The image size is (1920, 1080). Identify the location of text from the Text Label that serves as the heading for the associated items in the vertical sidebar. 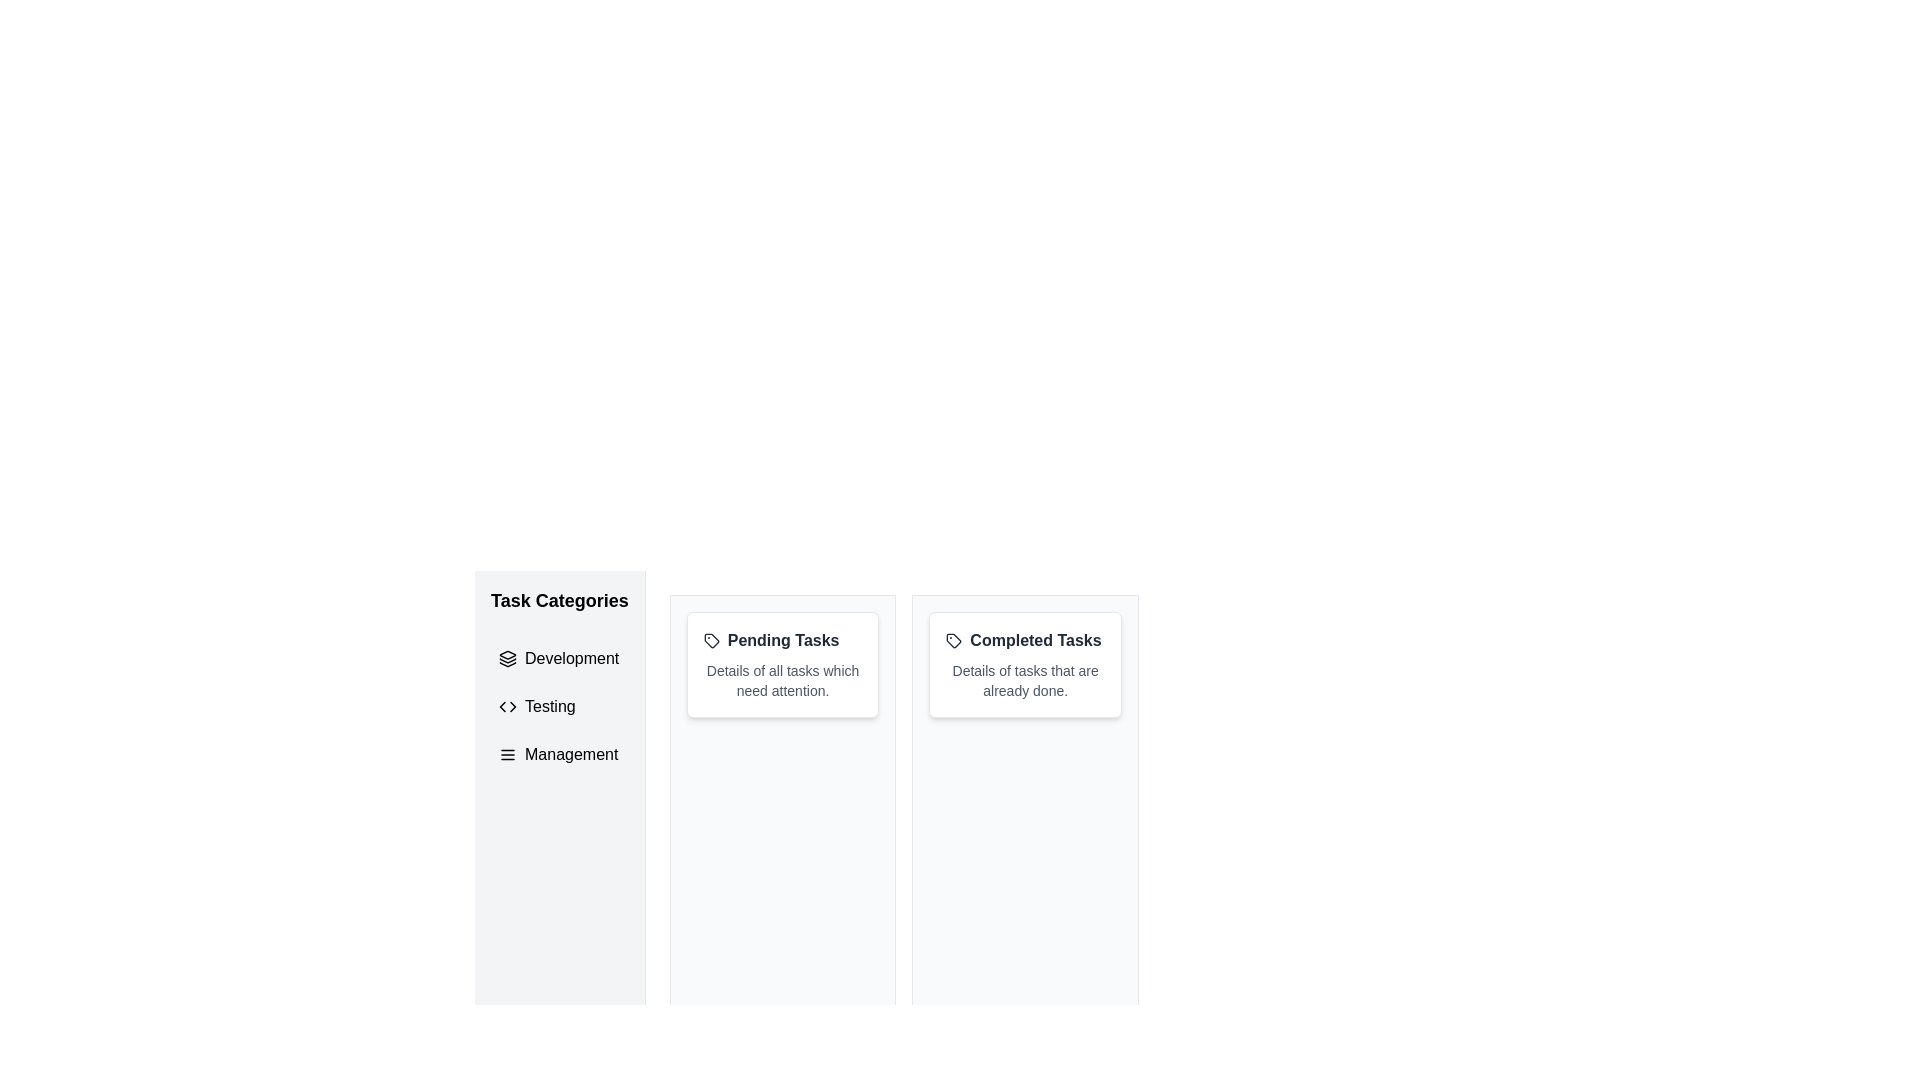
(559, 600).